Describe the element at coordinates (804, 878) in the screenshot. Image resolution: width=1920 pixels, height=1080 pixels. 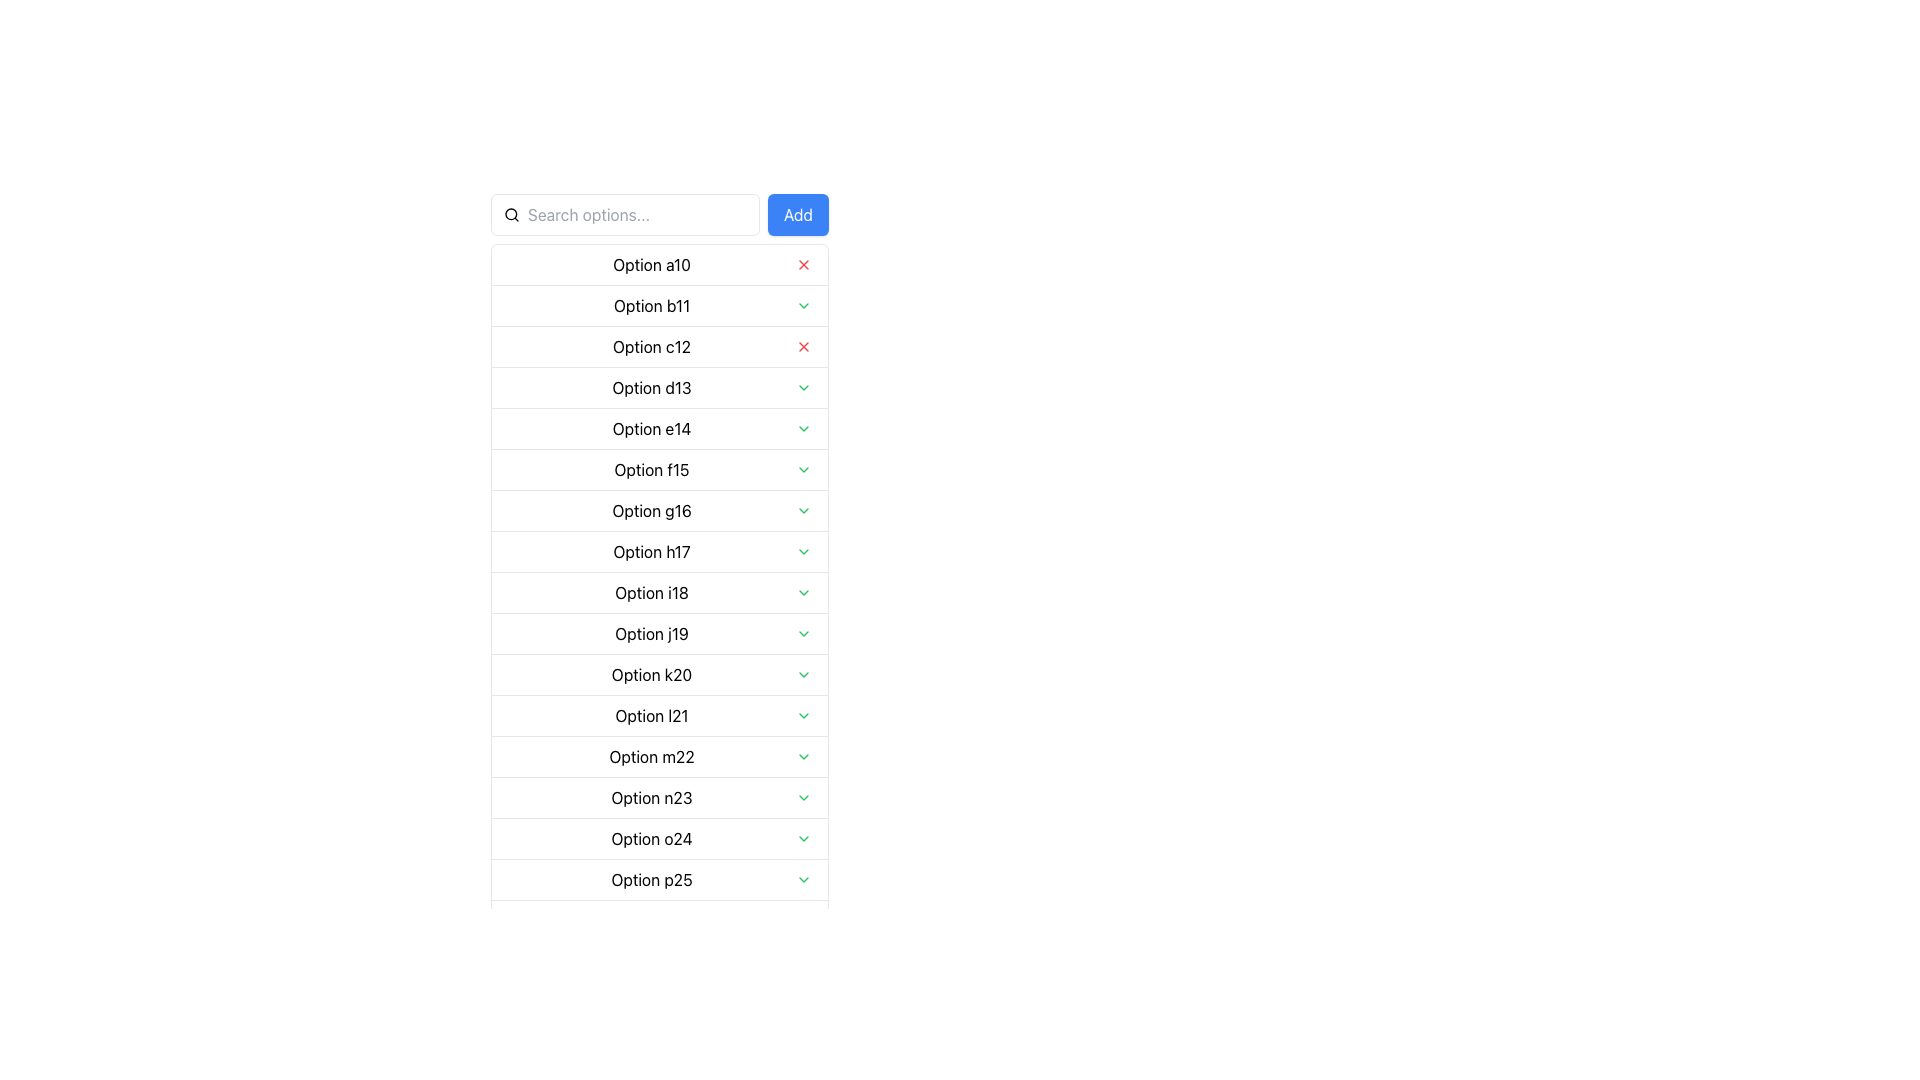
I see `the chevron-down icon associated with 'Option p25'` at that location.